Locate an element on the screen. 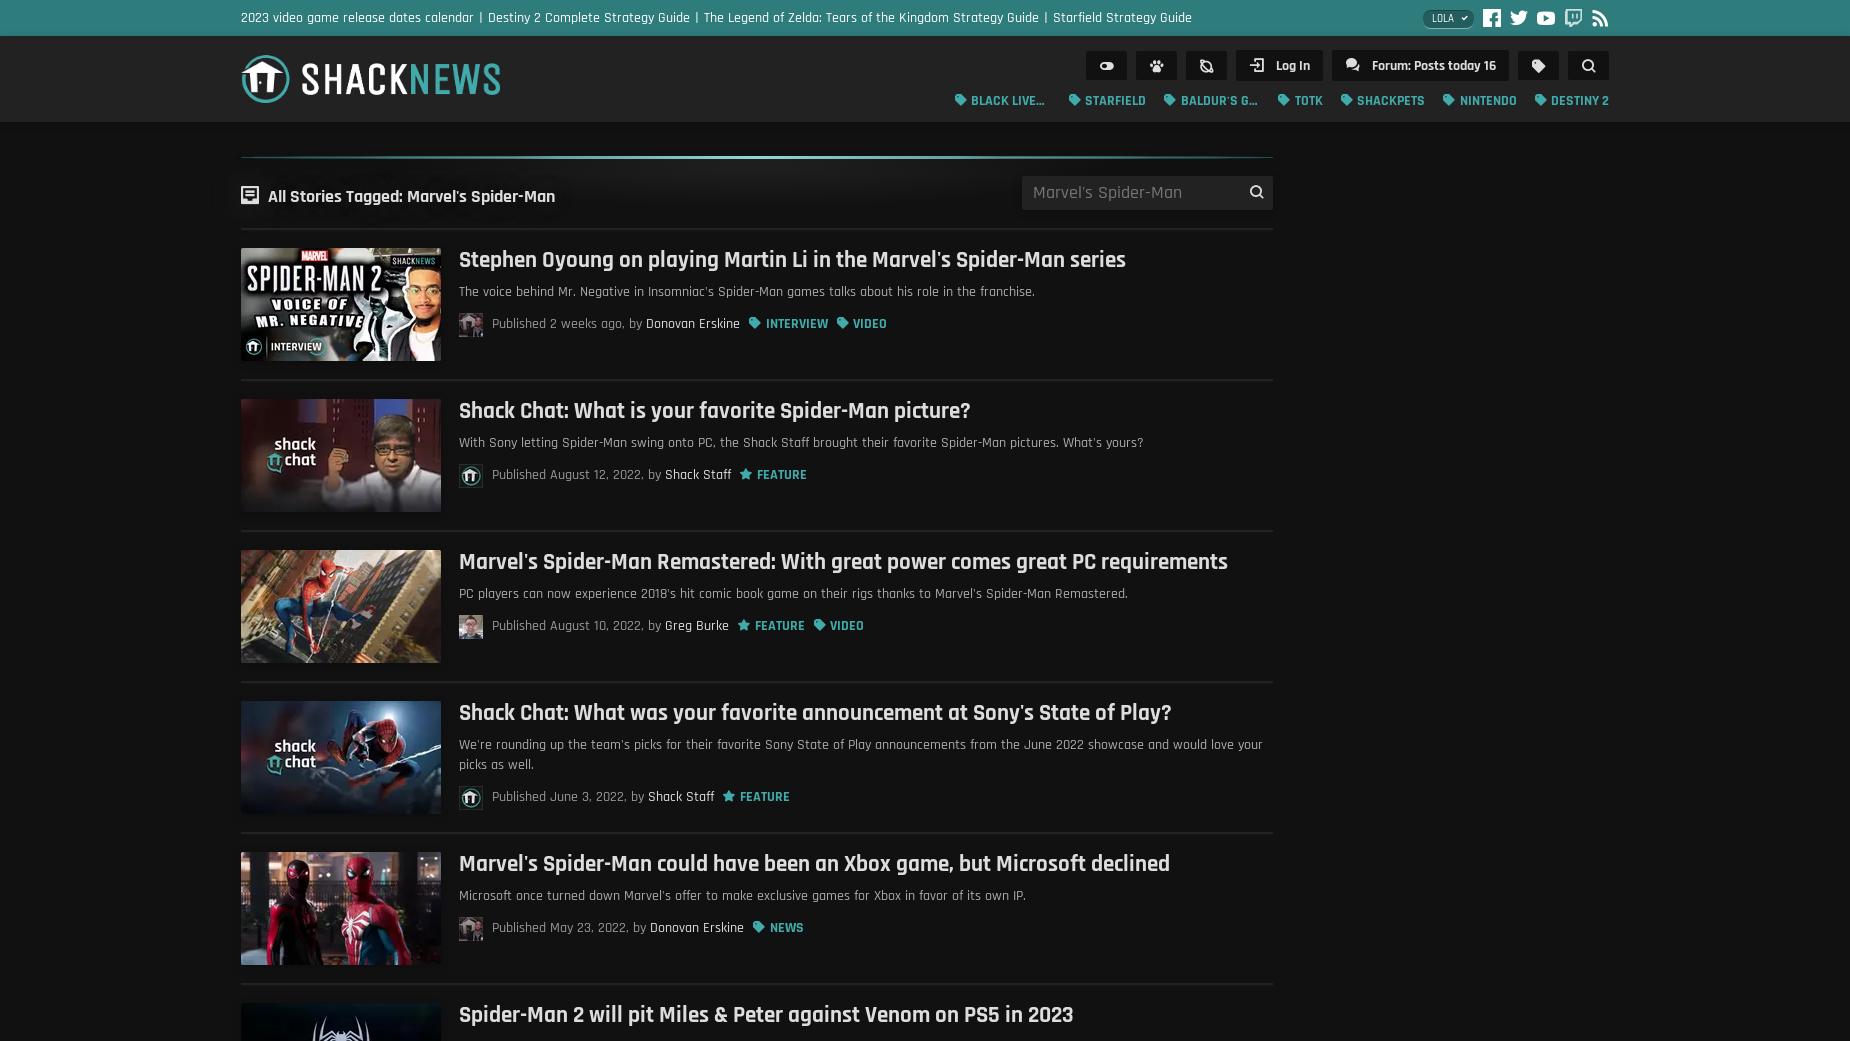 Image resolution: width=1850 pixels, height=1041 pixels. 'Long Reads' is located at coordinates (1544, 271).